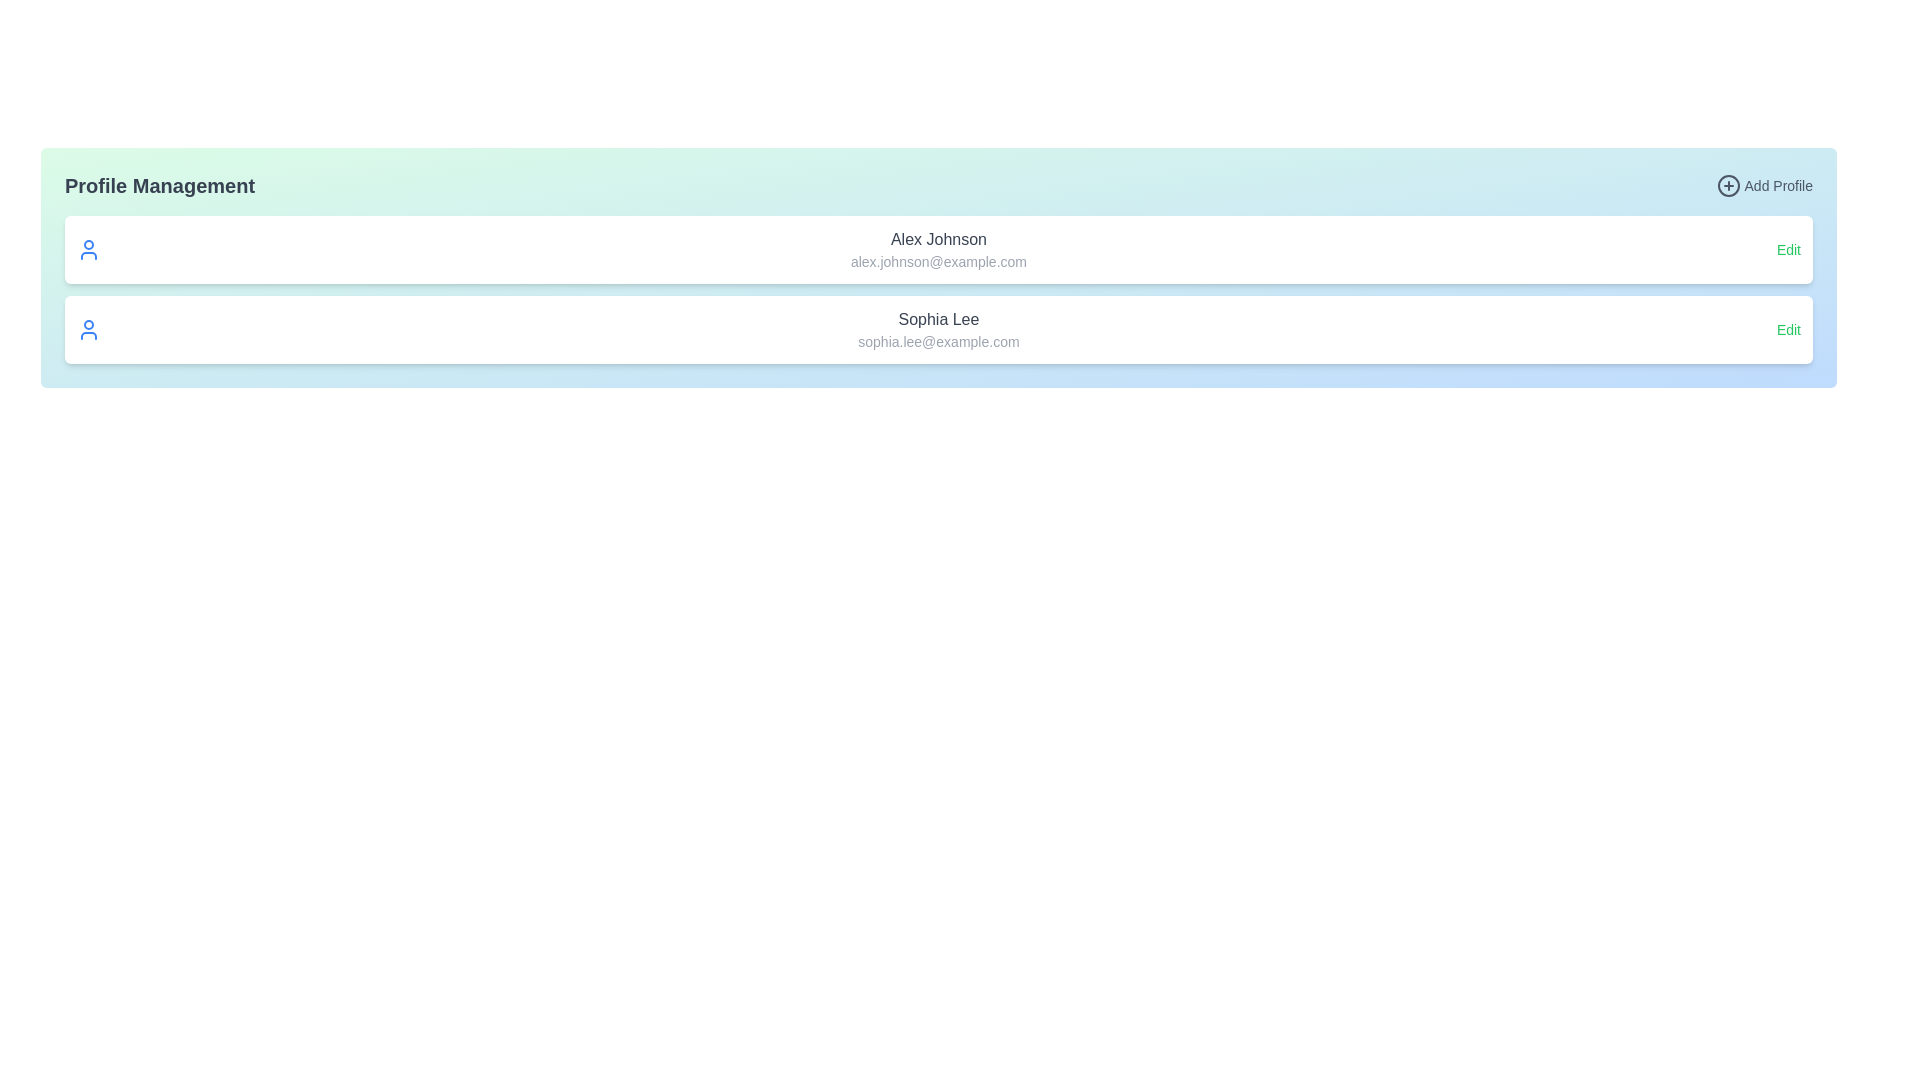  I want to click on the Text Label that identifies the name associated with the profile details, which displays 'Alex Johnson', so click(937, 238).